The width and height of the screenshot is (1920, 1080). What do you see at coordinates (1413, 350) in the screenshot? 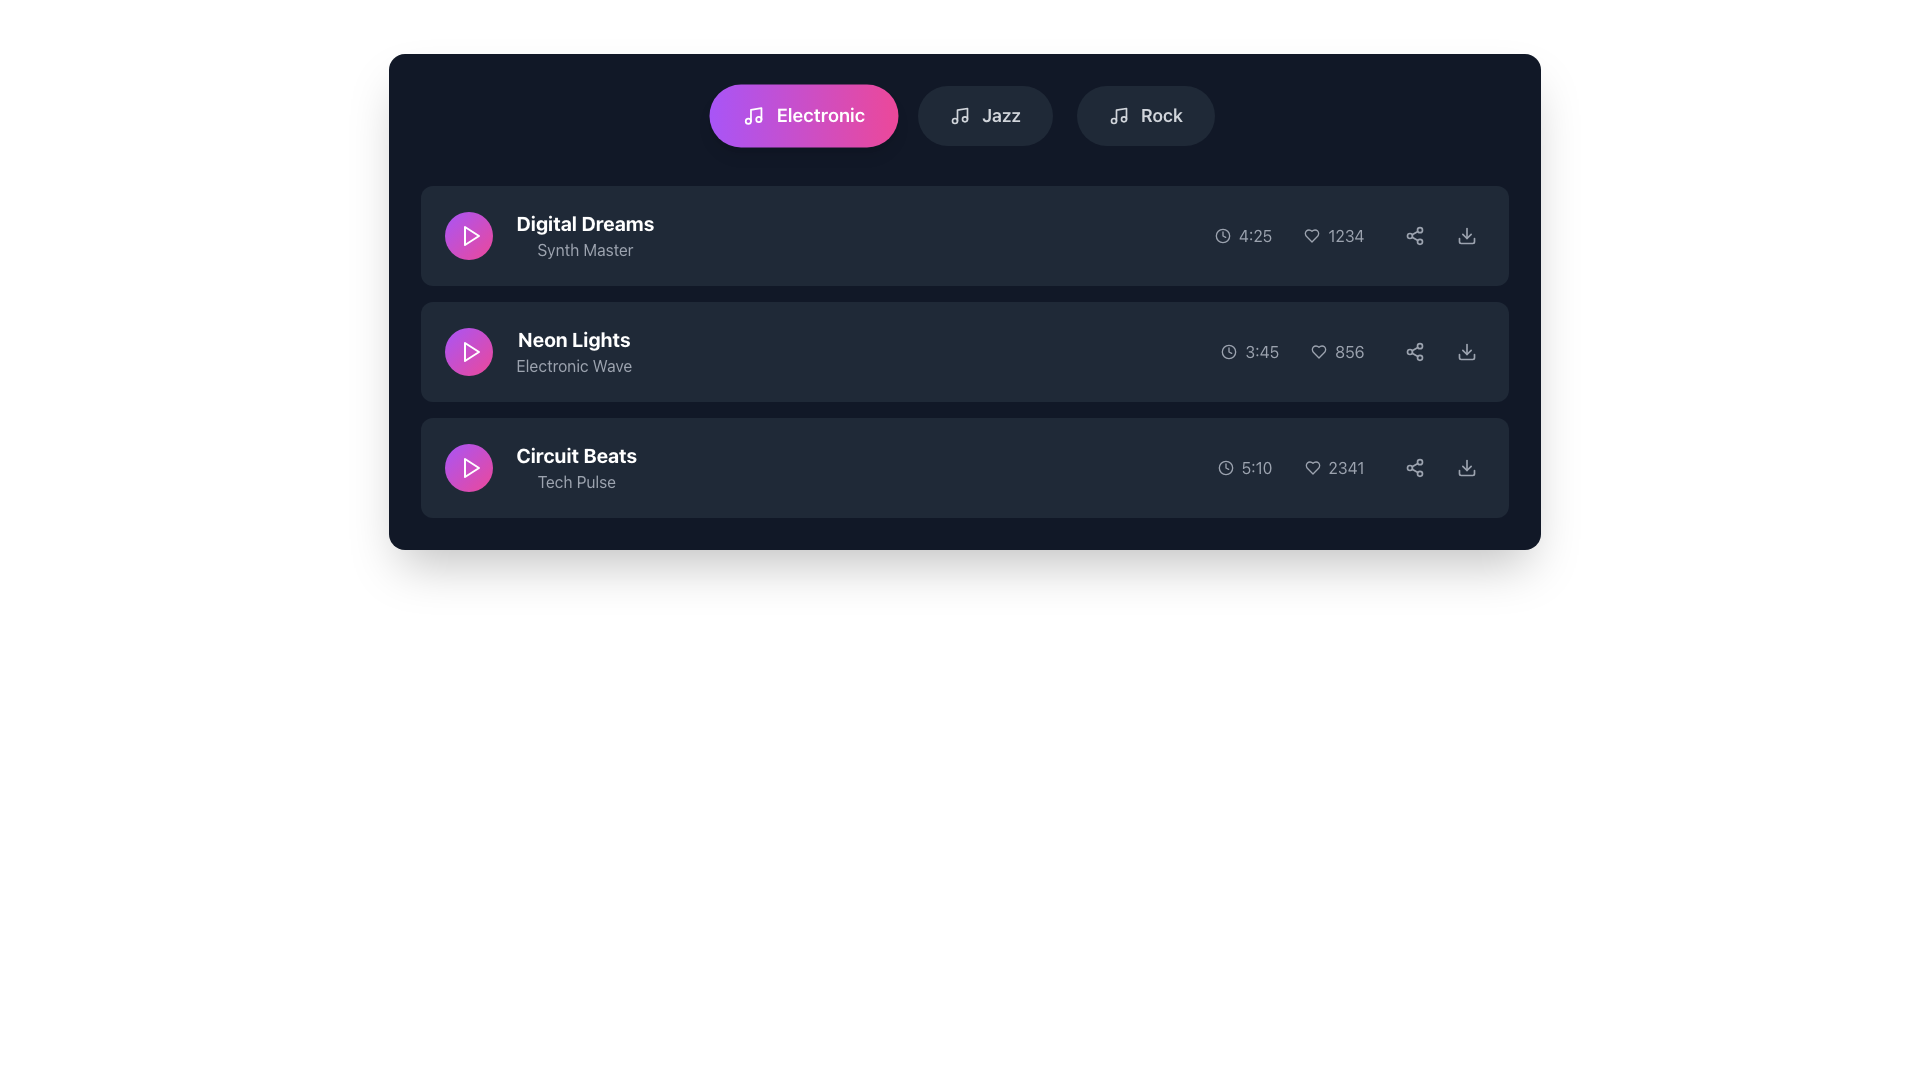
I see `the interactive share icon button, which resembles a 'share' symbol with three connected circles, located to the right of the second row entry and preceding the download button` at bounding box center [1413, 350].